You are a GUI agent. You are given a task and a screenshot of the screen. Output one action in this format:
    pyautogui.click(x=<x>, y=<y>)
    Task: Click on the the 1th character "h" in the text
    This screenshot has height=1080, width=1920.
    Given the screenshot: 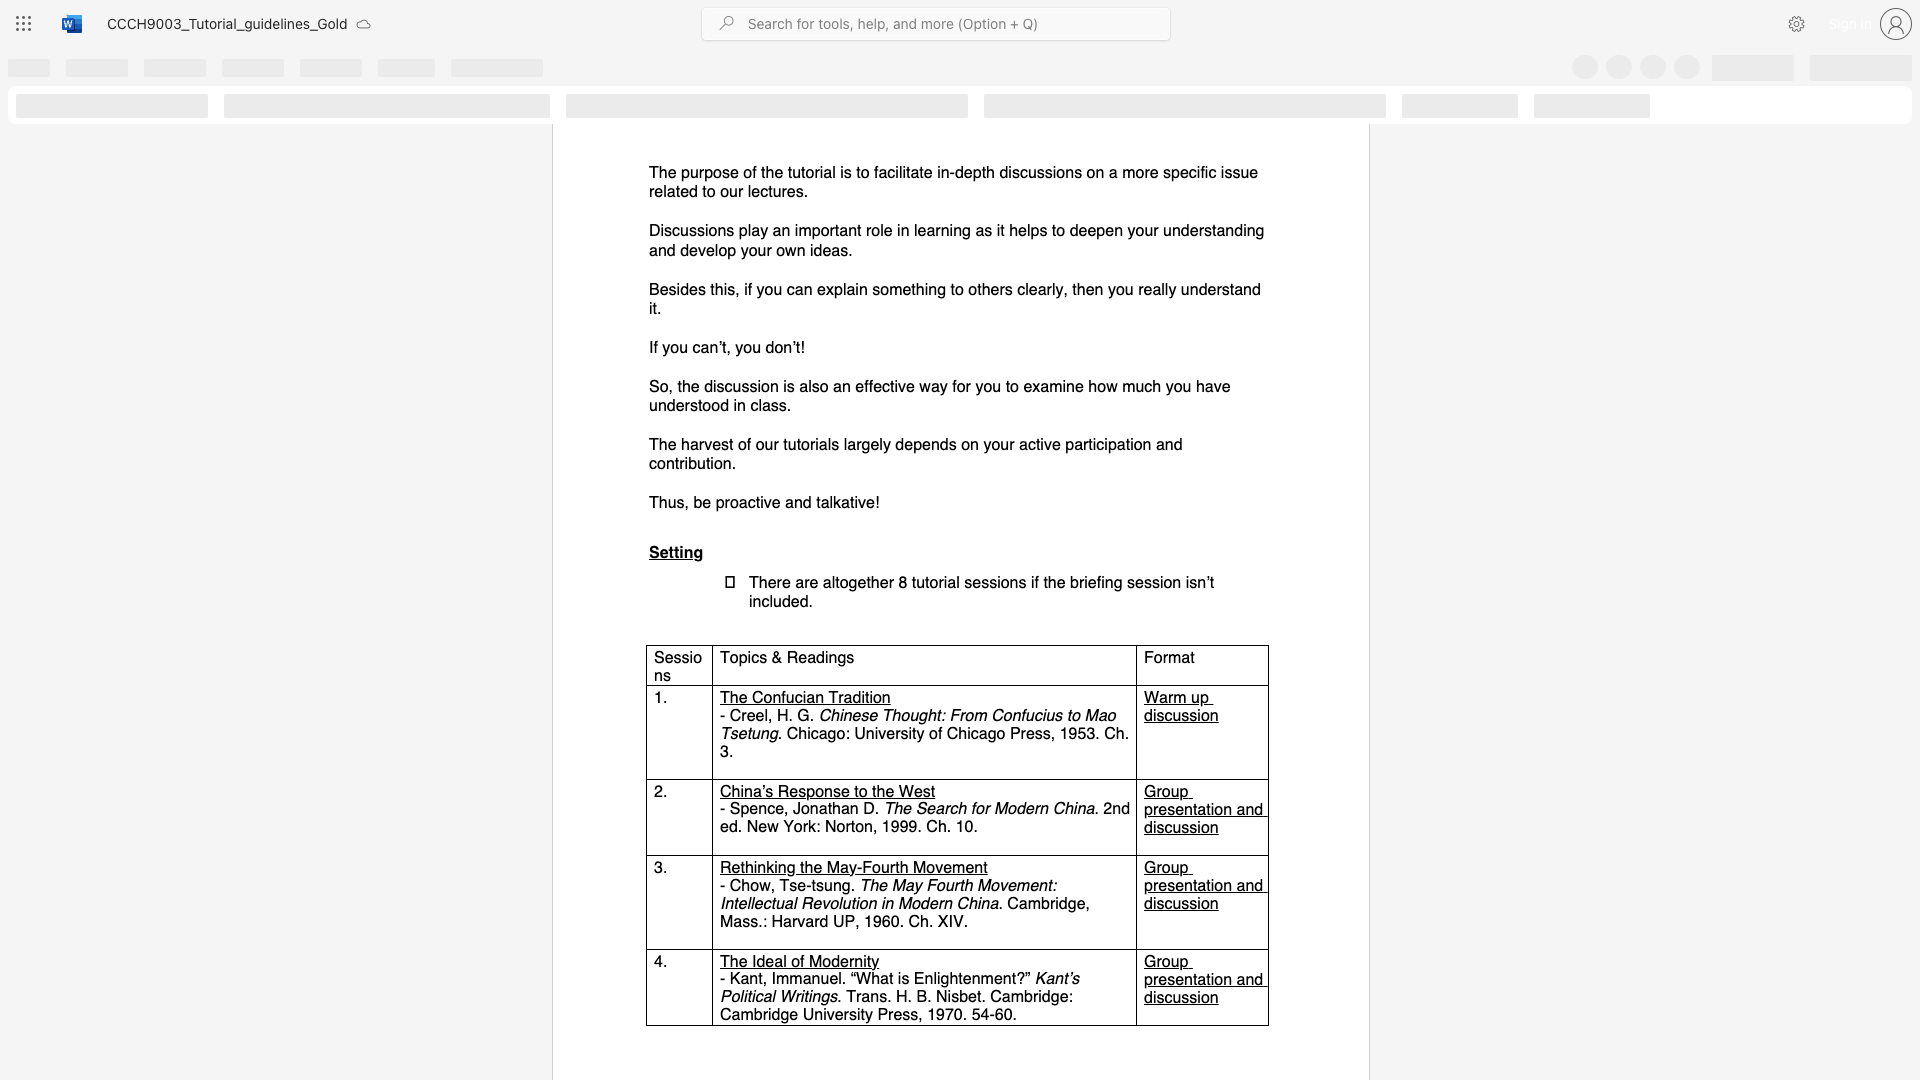 What is the action you would take?
    pyautogui.click(x=744, y=884)
    